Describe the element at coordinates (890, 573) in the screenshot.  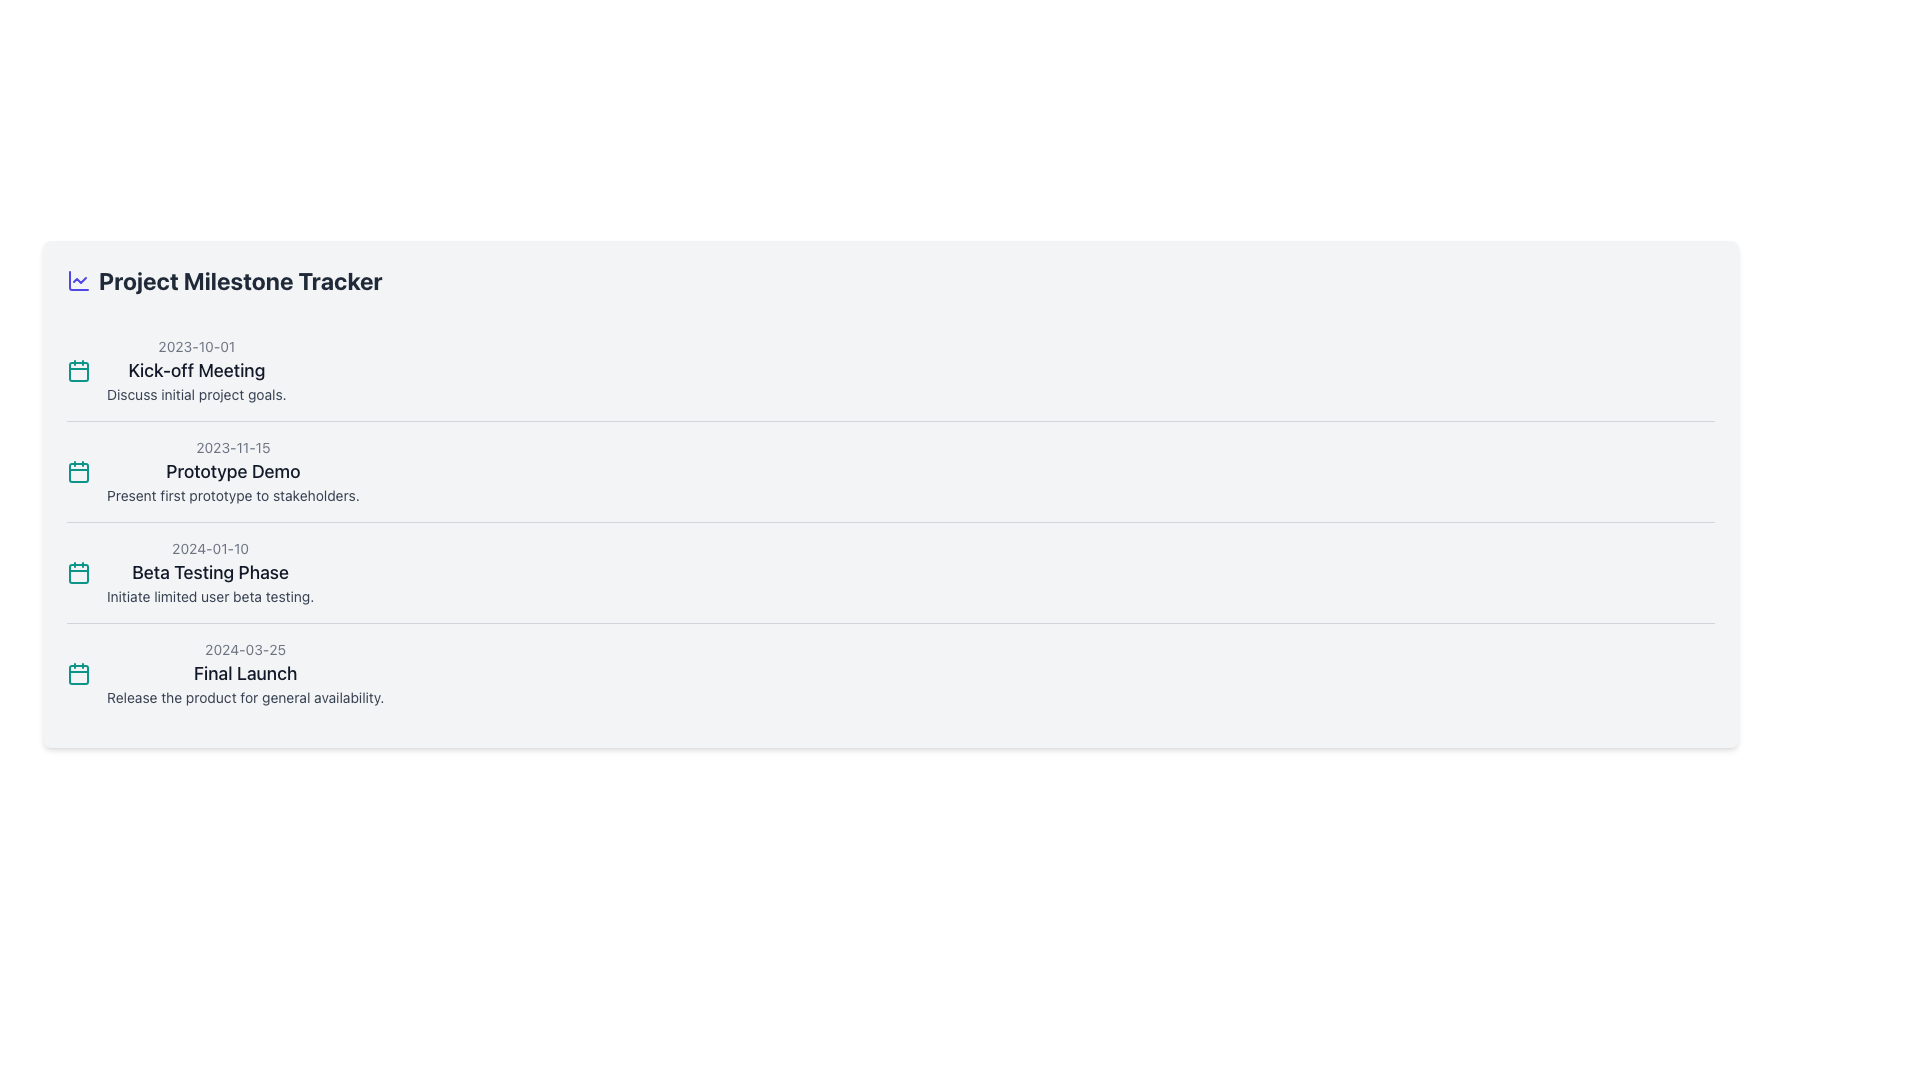
I see `the text in the third milestone summary row of the project milestone tracker, which provides the date, title, and description` at that location.